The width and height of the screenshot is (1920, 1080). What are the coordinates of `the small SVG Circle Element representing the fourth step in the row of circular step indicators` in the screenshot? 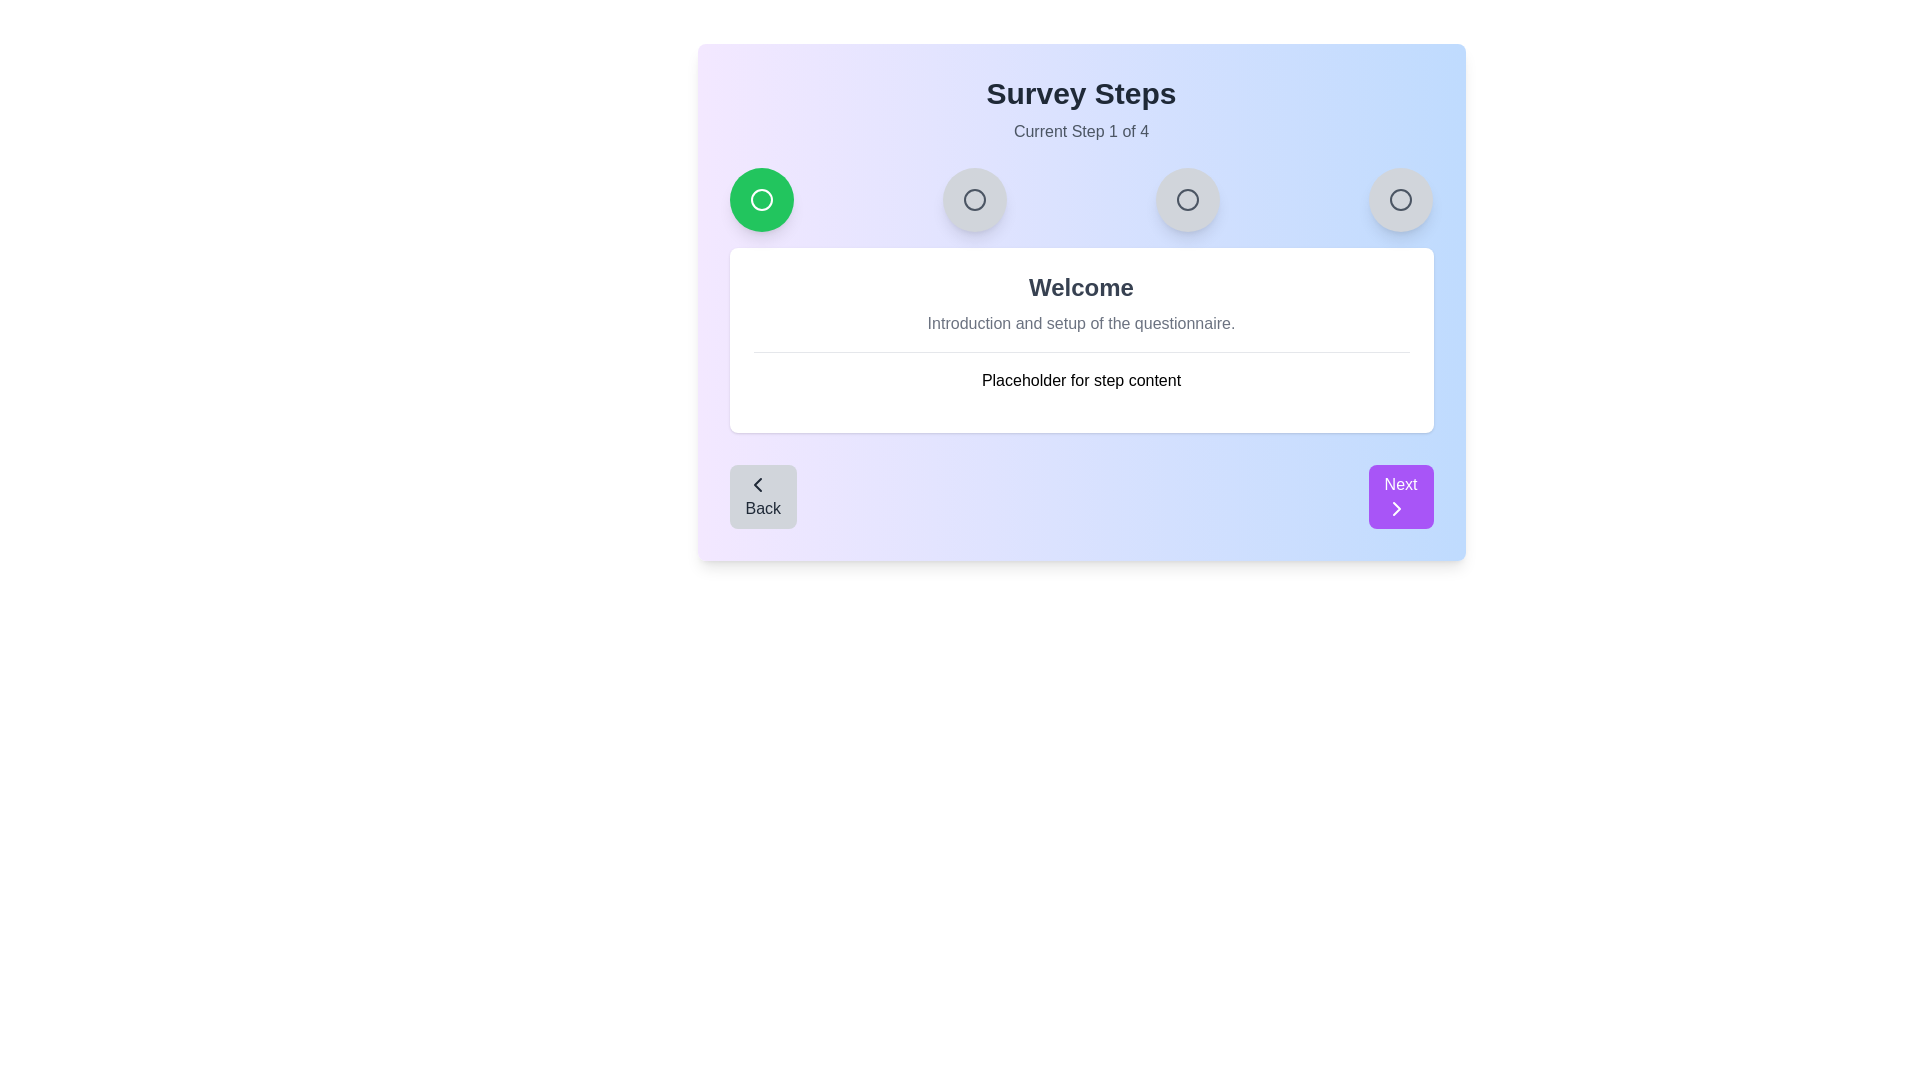 It's located at (1400, 200).